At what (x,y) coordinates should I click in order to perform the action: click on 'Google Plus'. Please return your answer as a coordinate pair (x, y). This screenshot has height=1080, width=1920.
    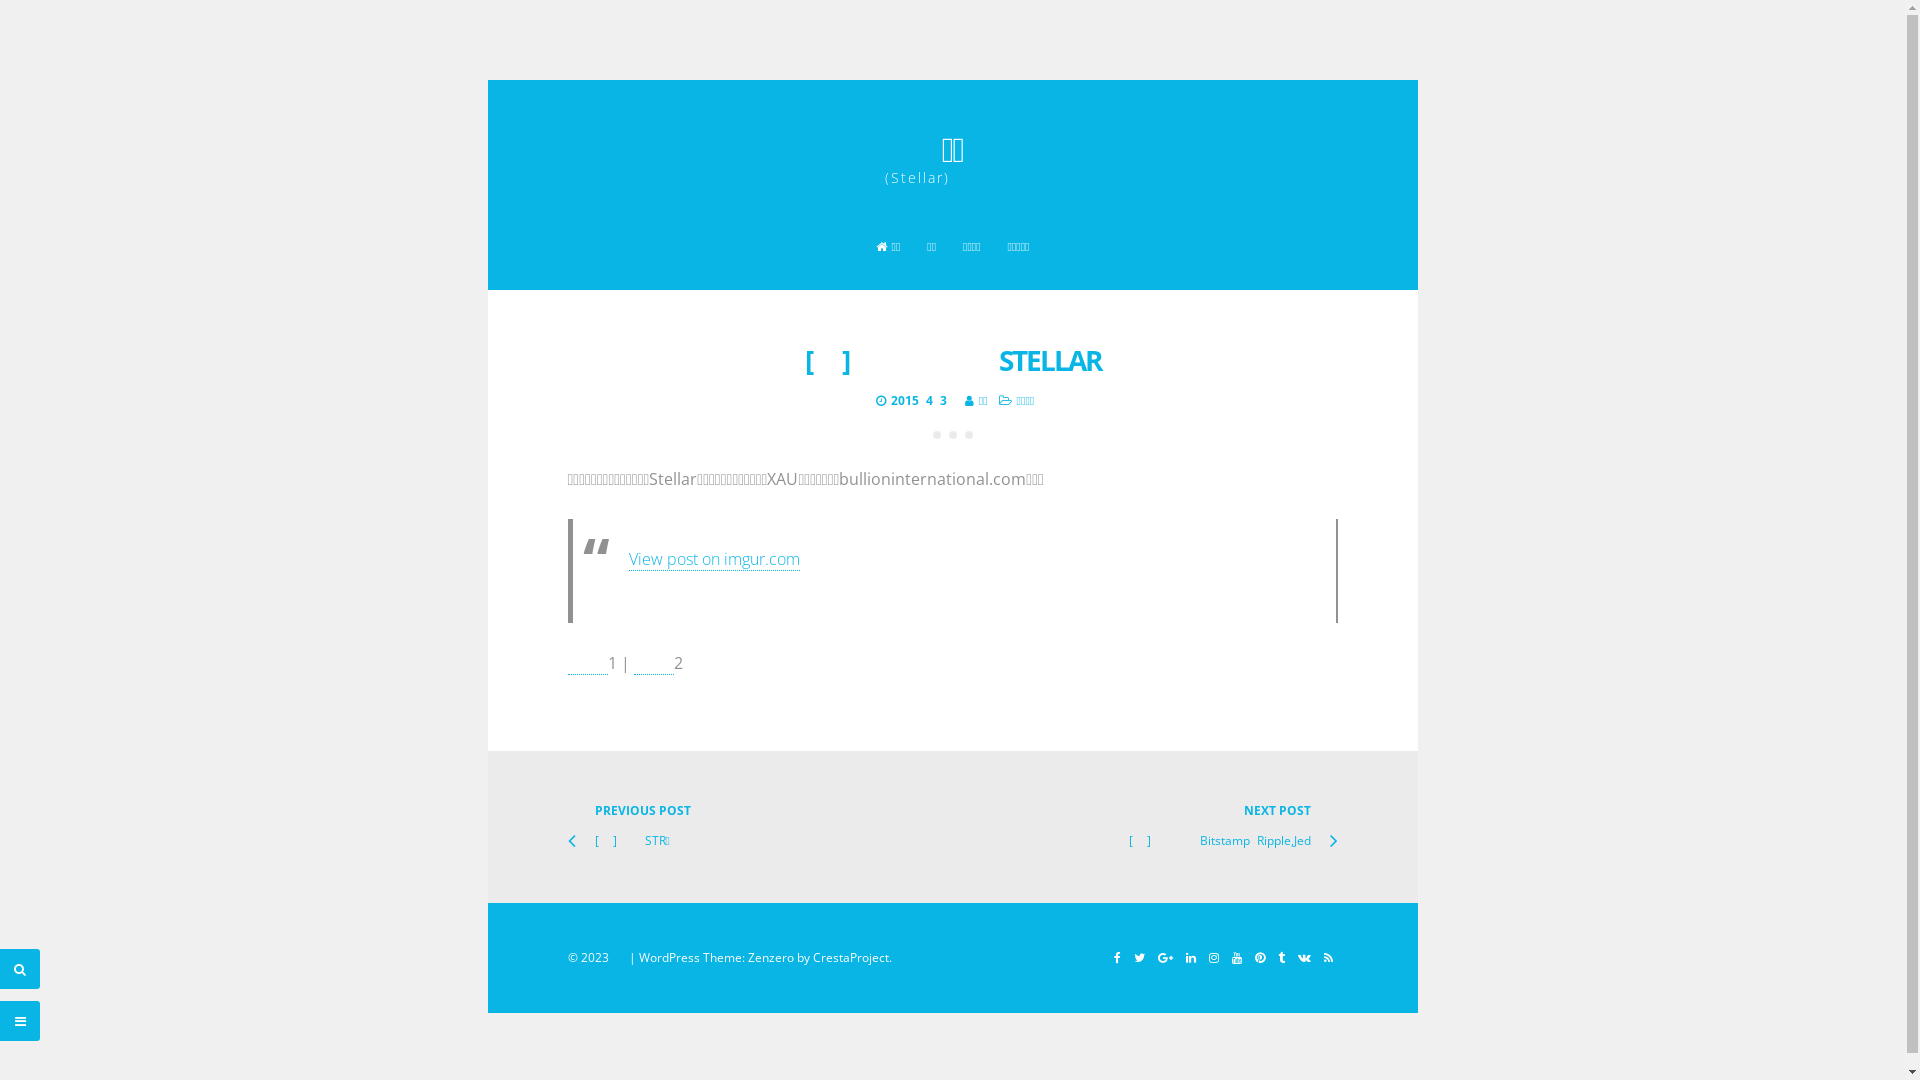
    Looking at the image, I should click on (1164, 956).